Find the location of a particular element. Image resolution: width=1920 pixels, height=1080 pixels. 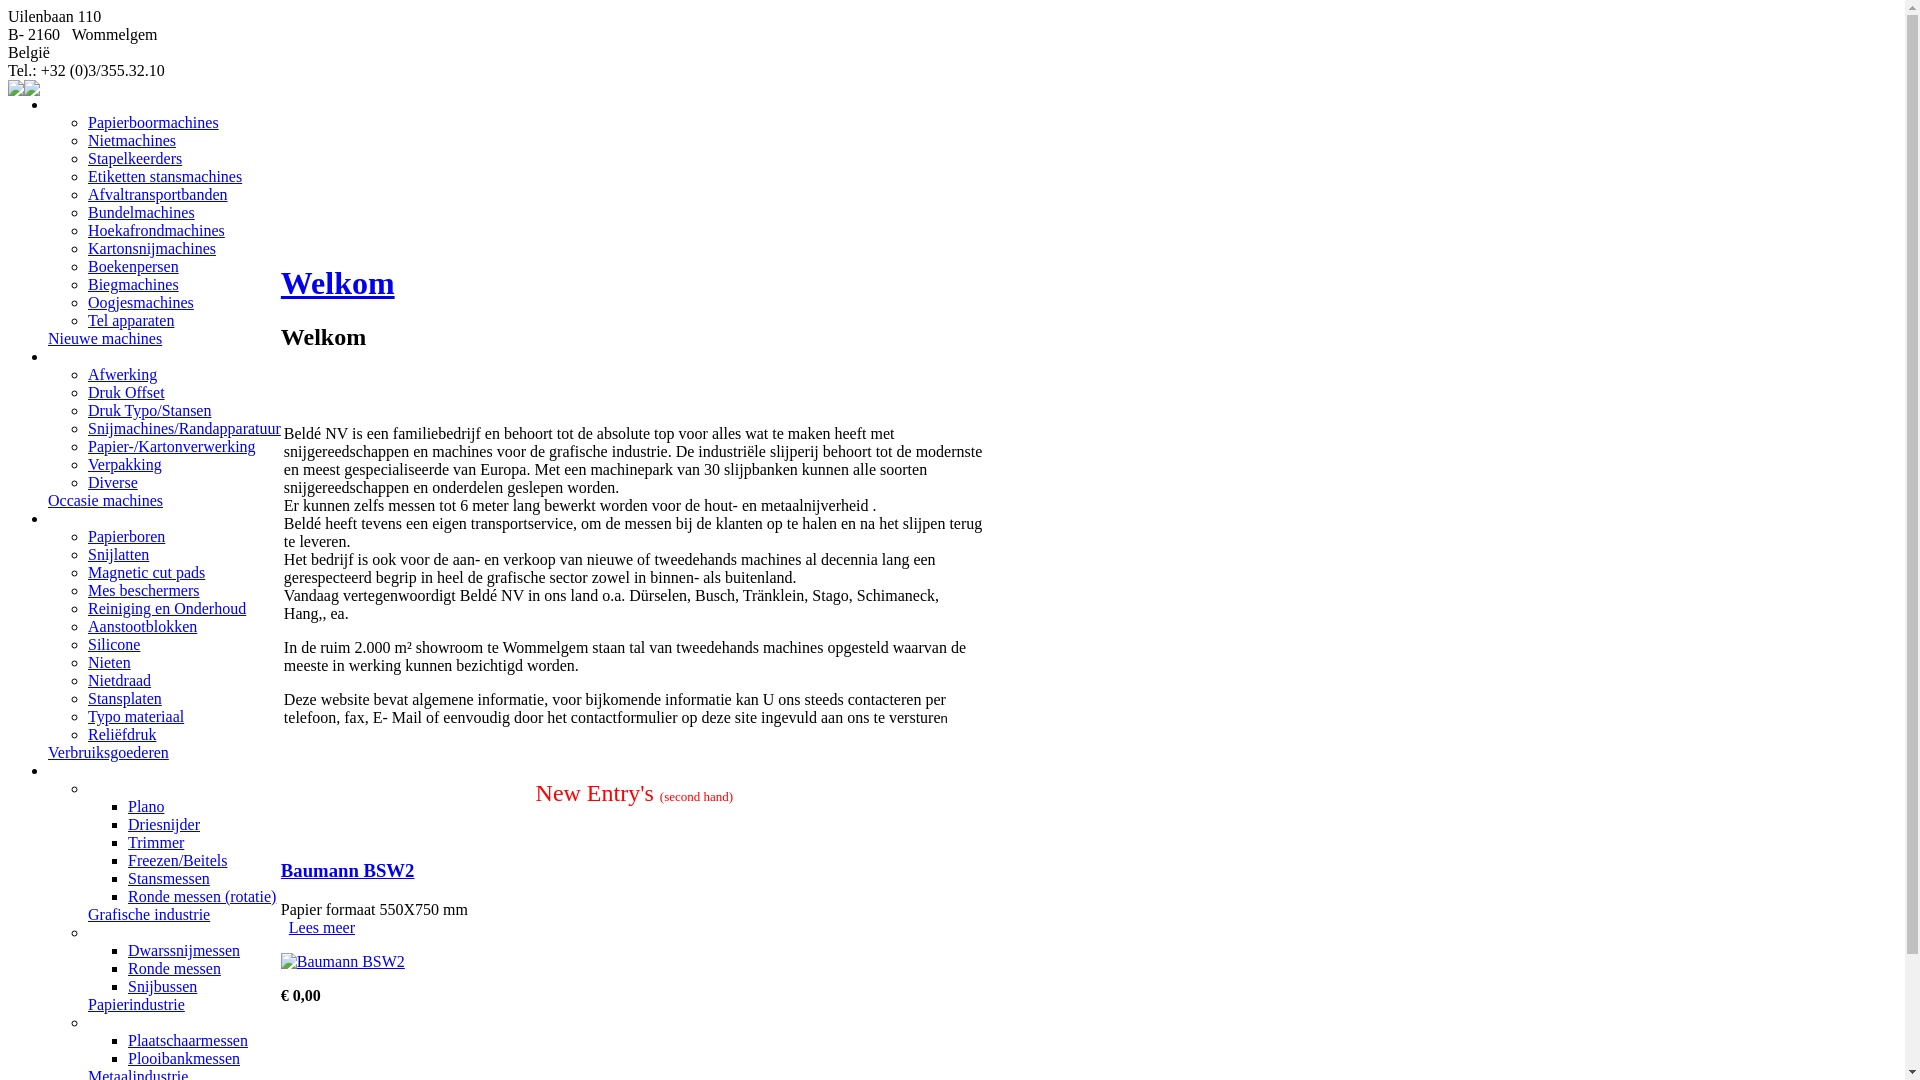

'Afwerking' is located at coordinates (86, 374).